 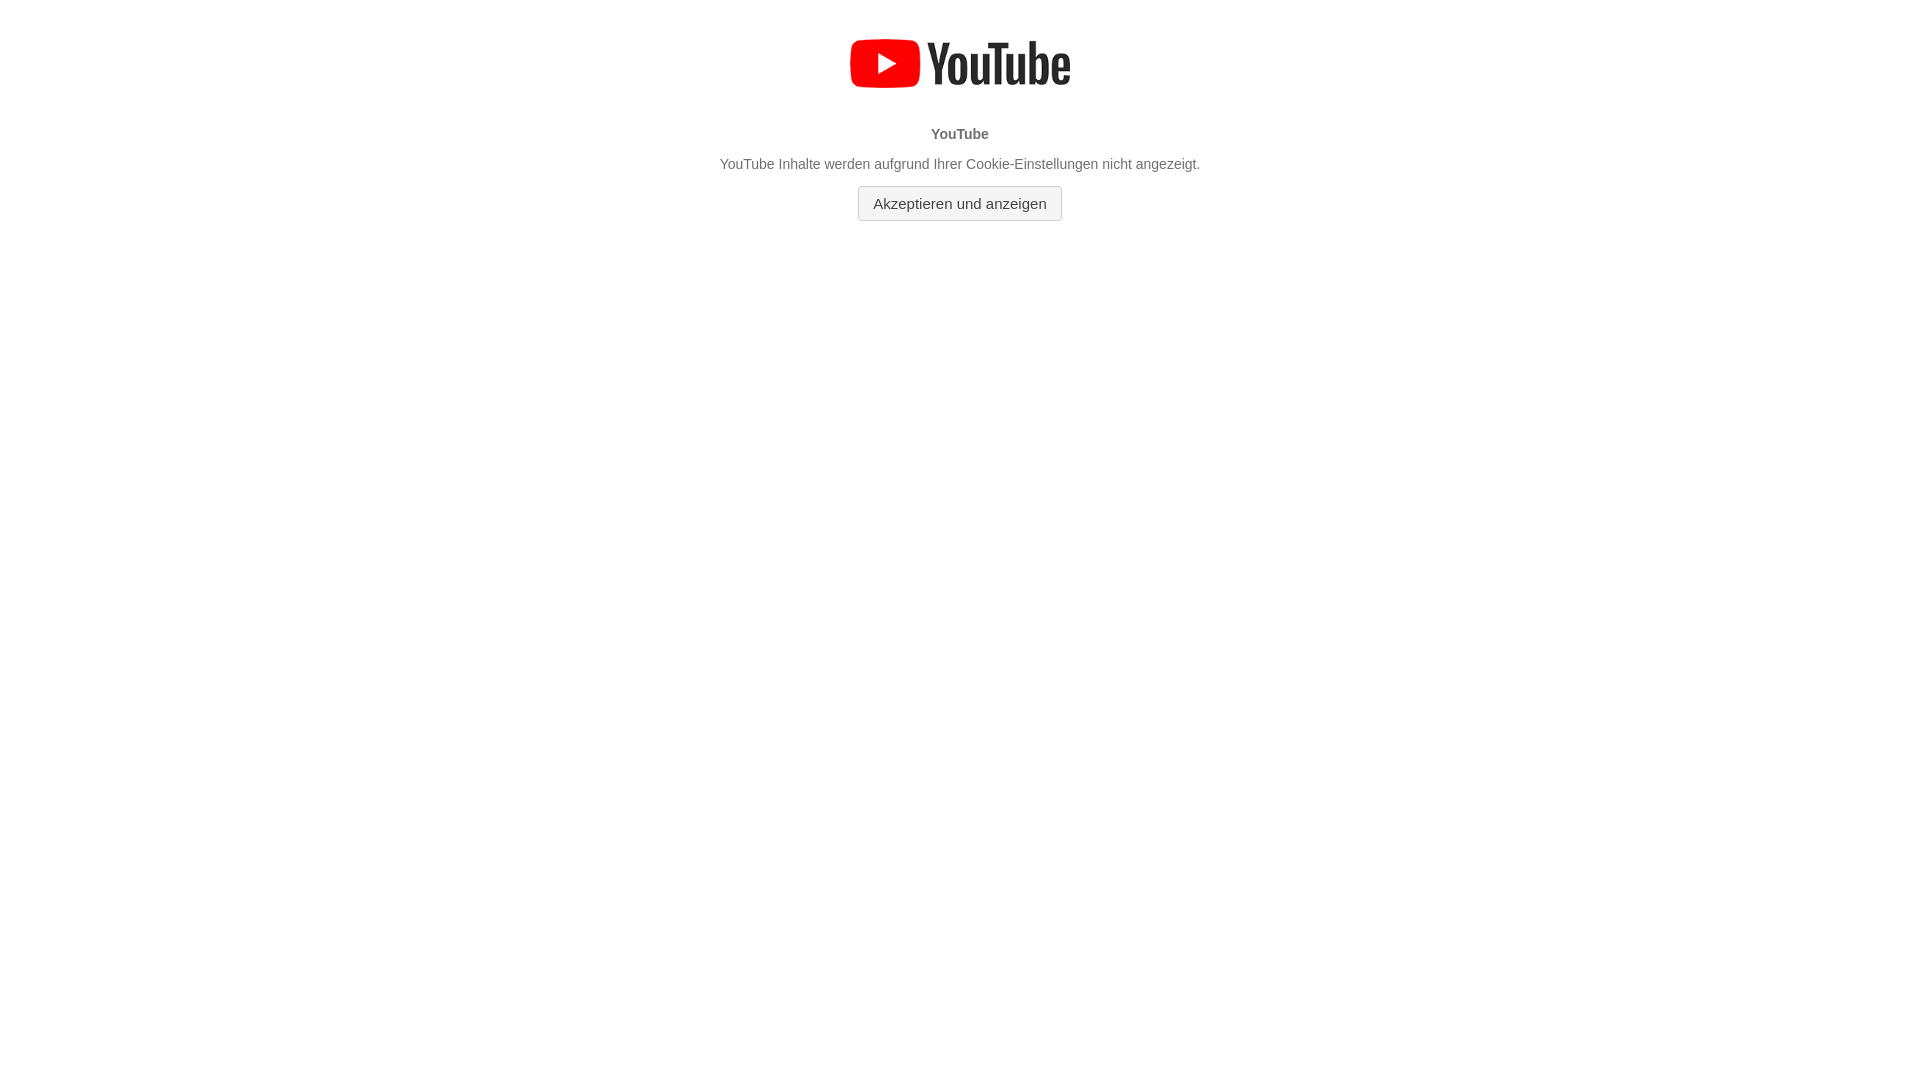 What do you see at coordinates (958, 203) in the screenshot?
I see `'Akzeptieren und anzeigen'` at bounding box center [958, 203].